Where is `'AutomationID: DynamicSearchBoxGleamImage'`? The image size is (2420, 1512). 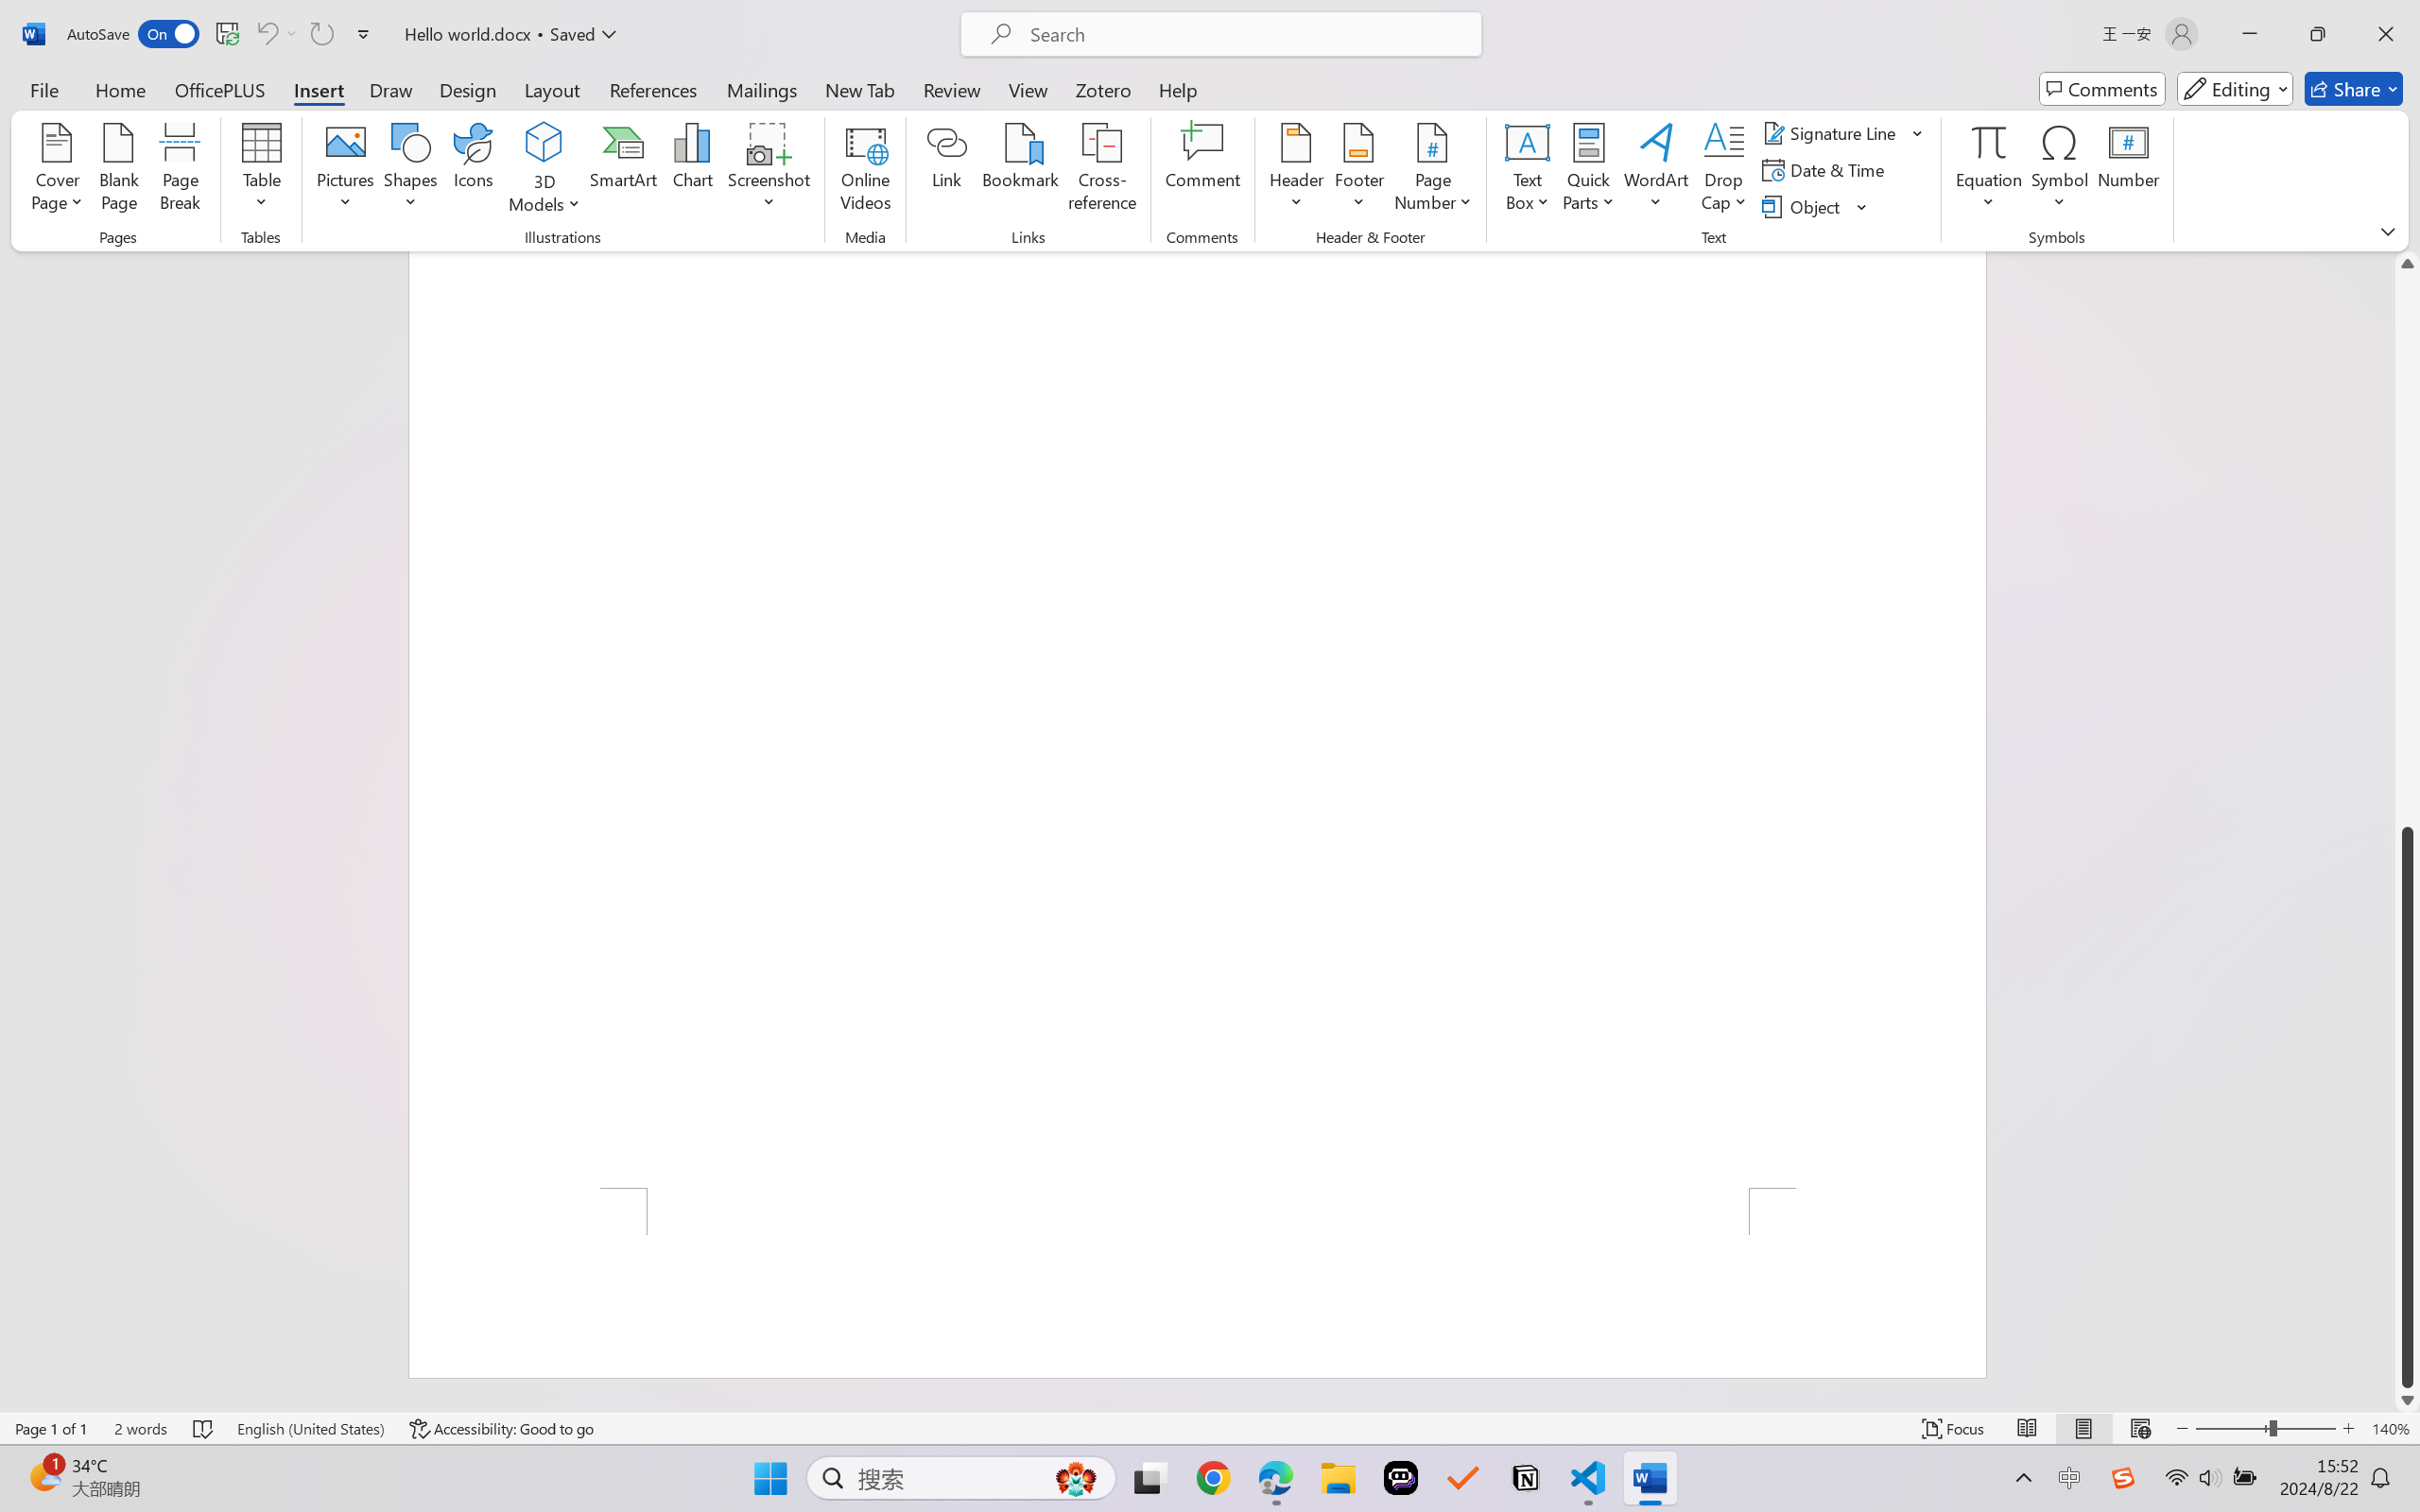 'AutomationID: DynamicSearchBoxGleamImage' is located at coordinates (1076, 1478).